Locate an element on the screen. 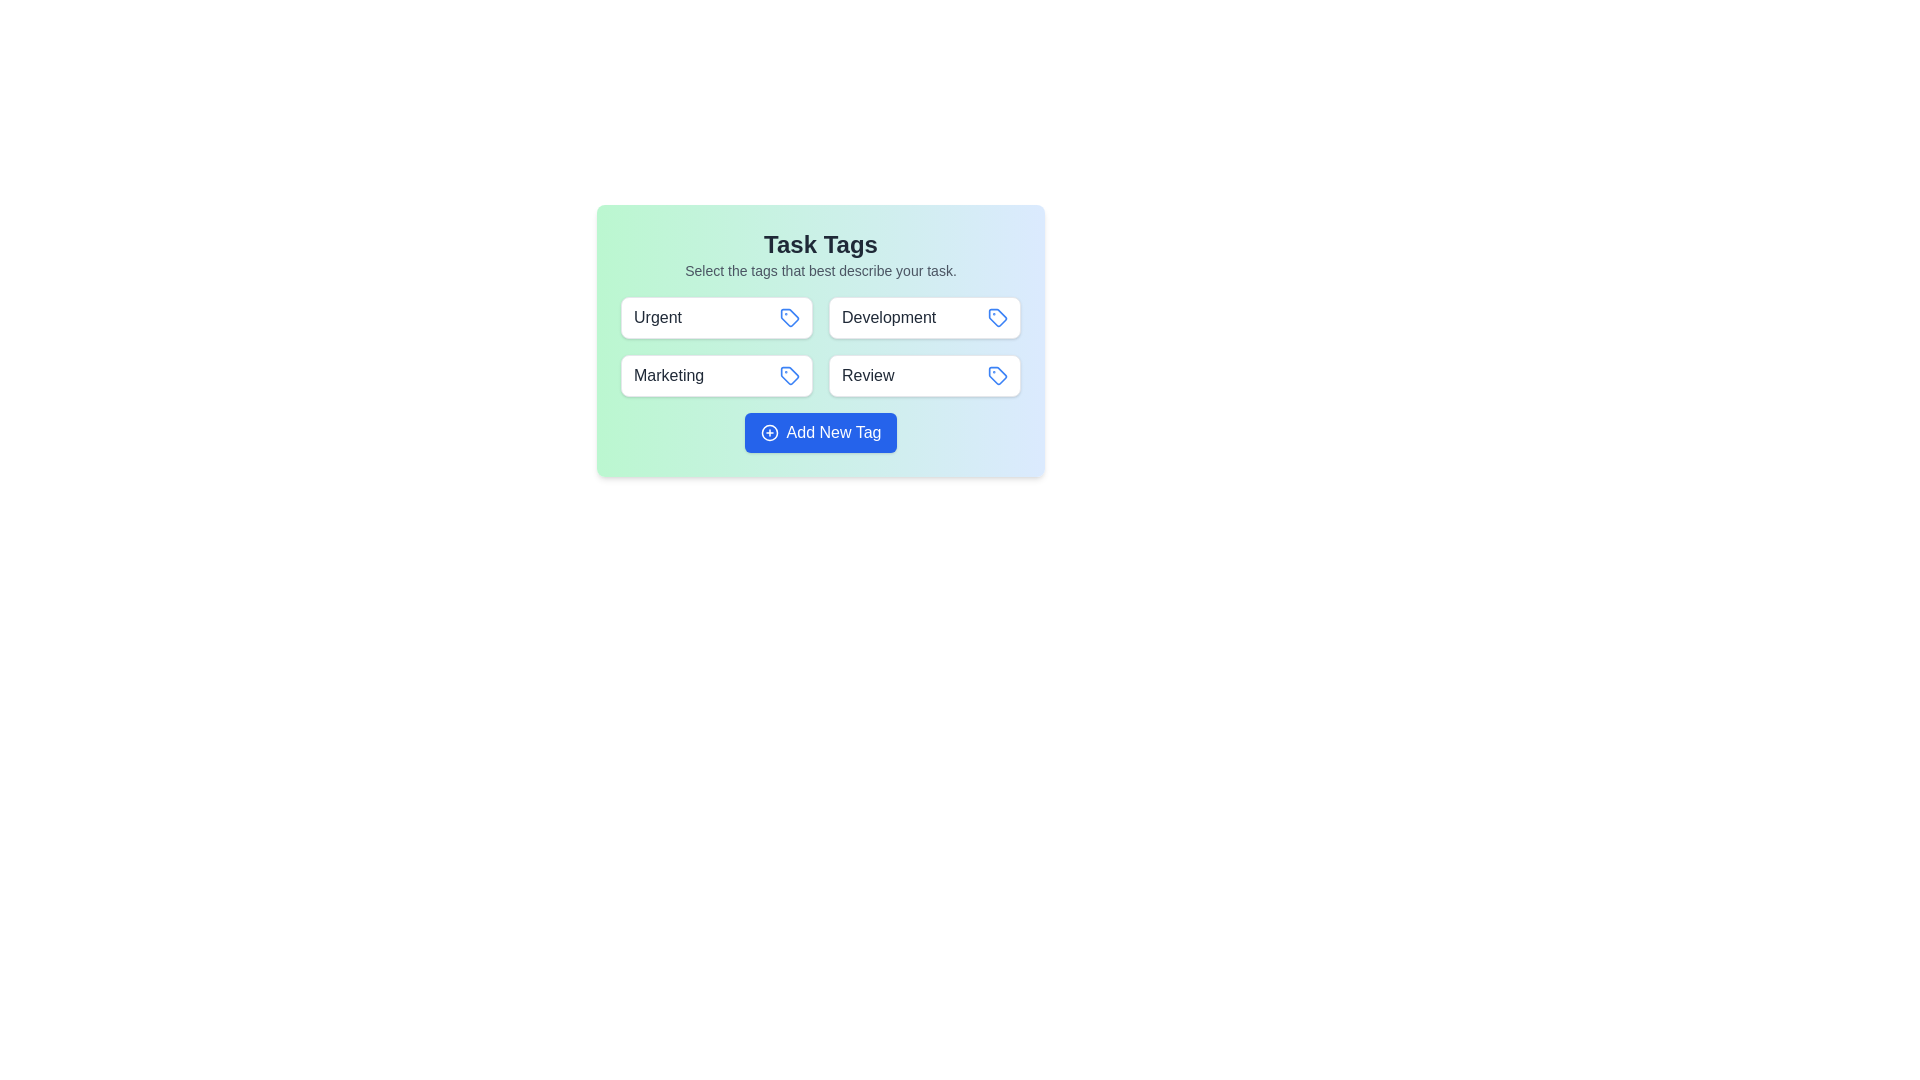  the 'Add New Tag' button to trigger the action for adding a new tag is located at coordinates (820, 431).